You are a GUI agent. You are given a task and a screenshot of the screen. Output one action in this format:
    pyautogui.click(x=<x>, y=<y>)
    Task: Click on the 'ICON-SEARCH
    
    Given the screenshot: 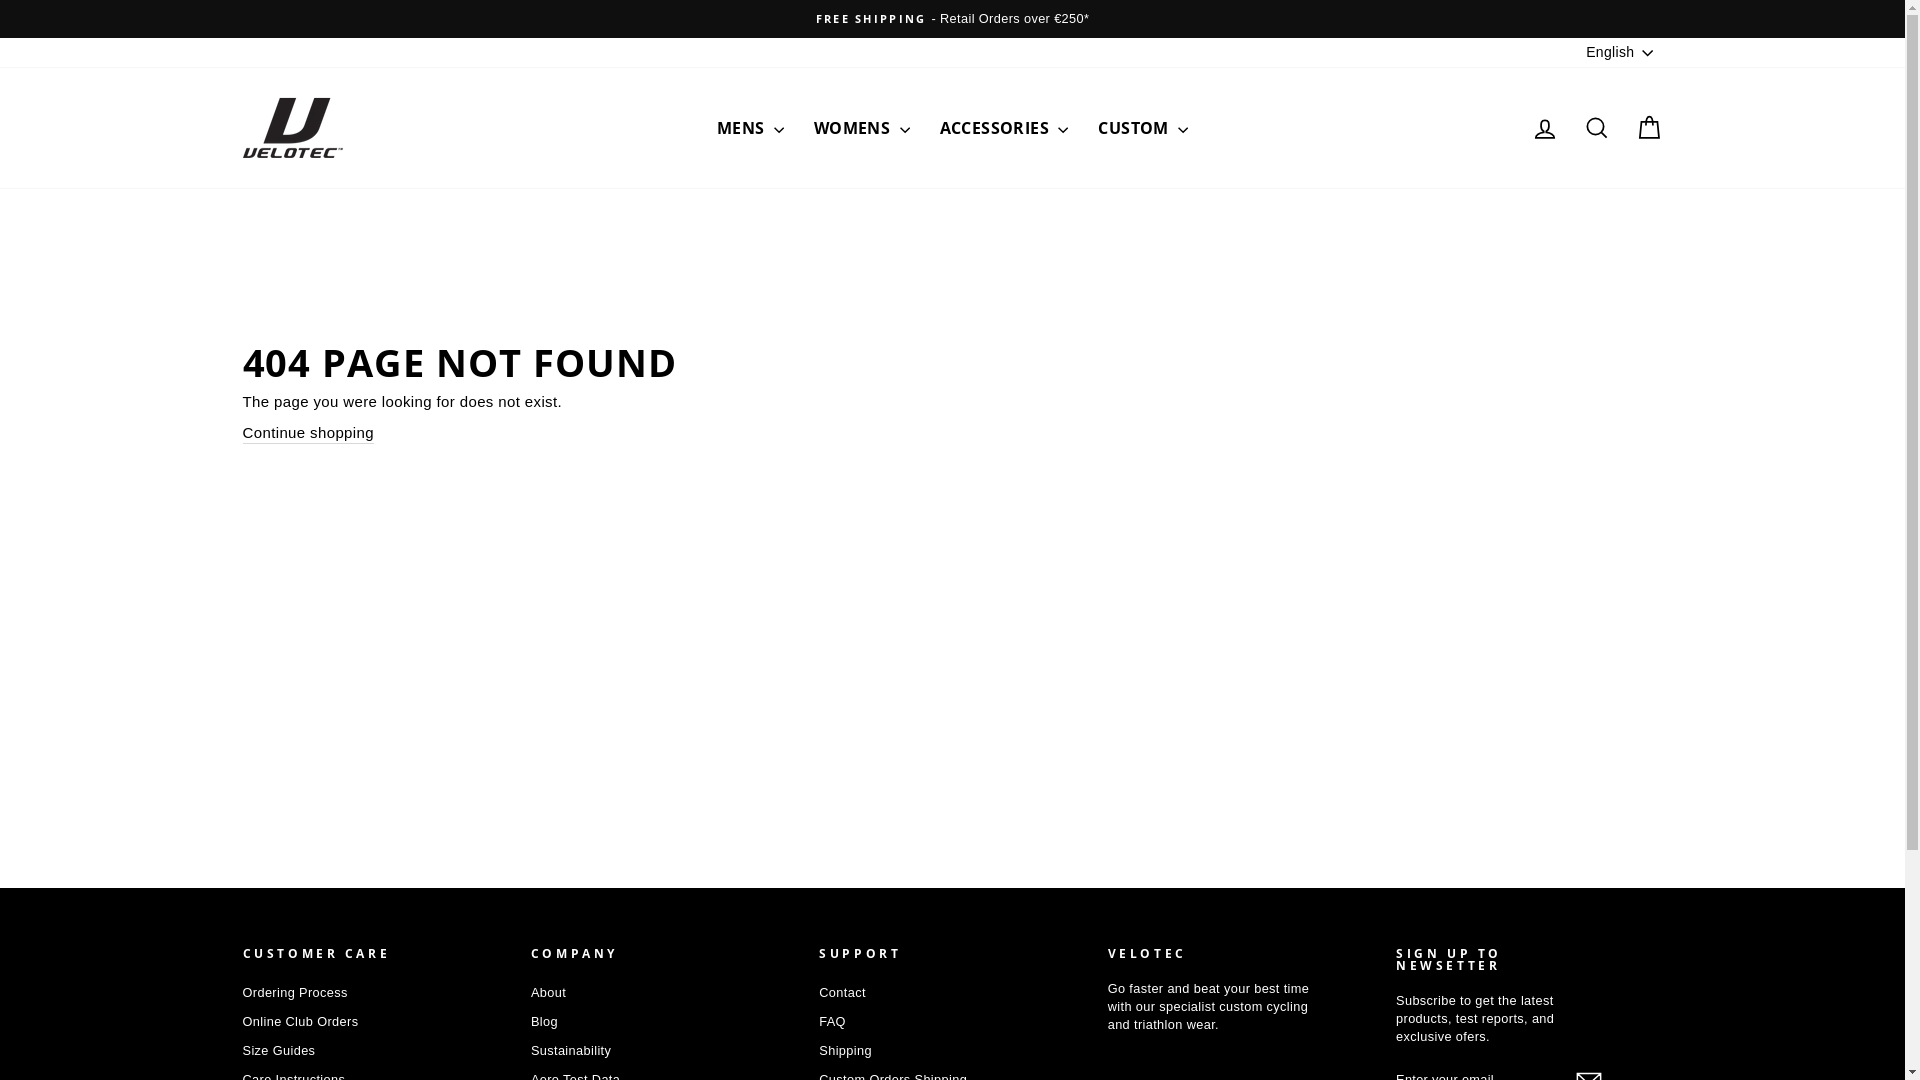 What is the action you would take?
    pyautogui.click(x=1595, y=127)
    